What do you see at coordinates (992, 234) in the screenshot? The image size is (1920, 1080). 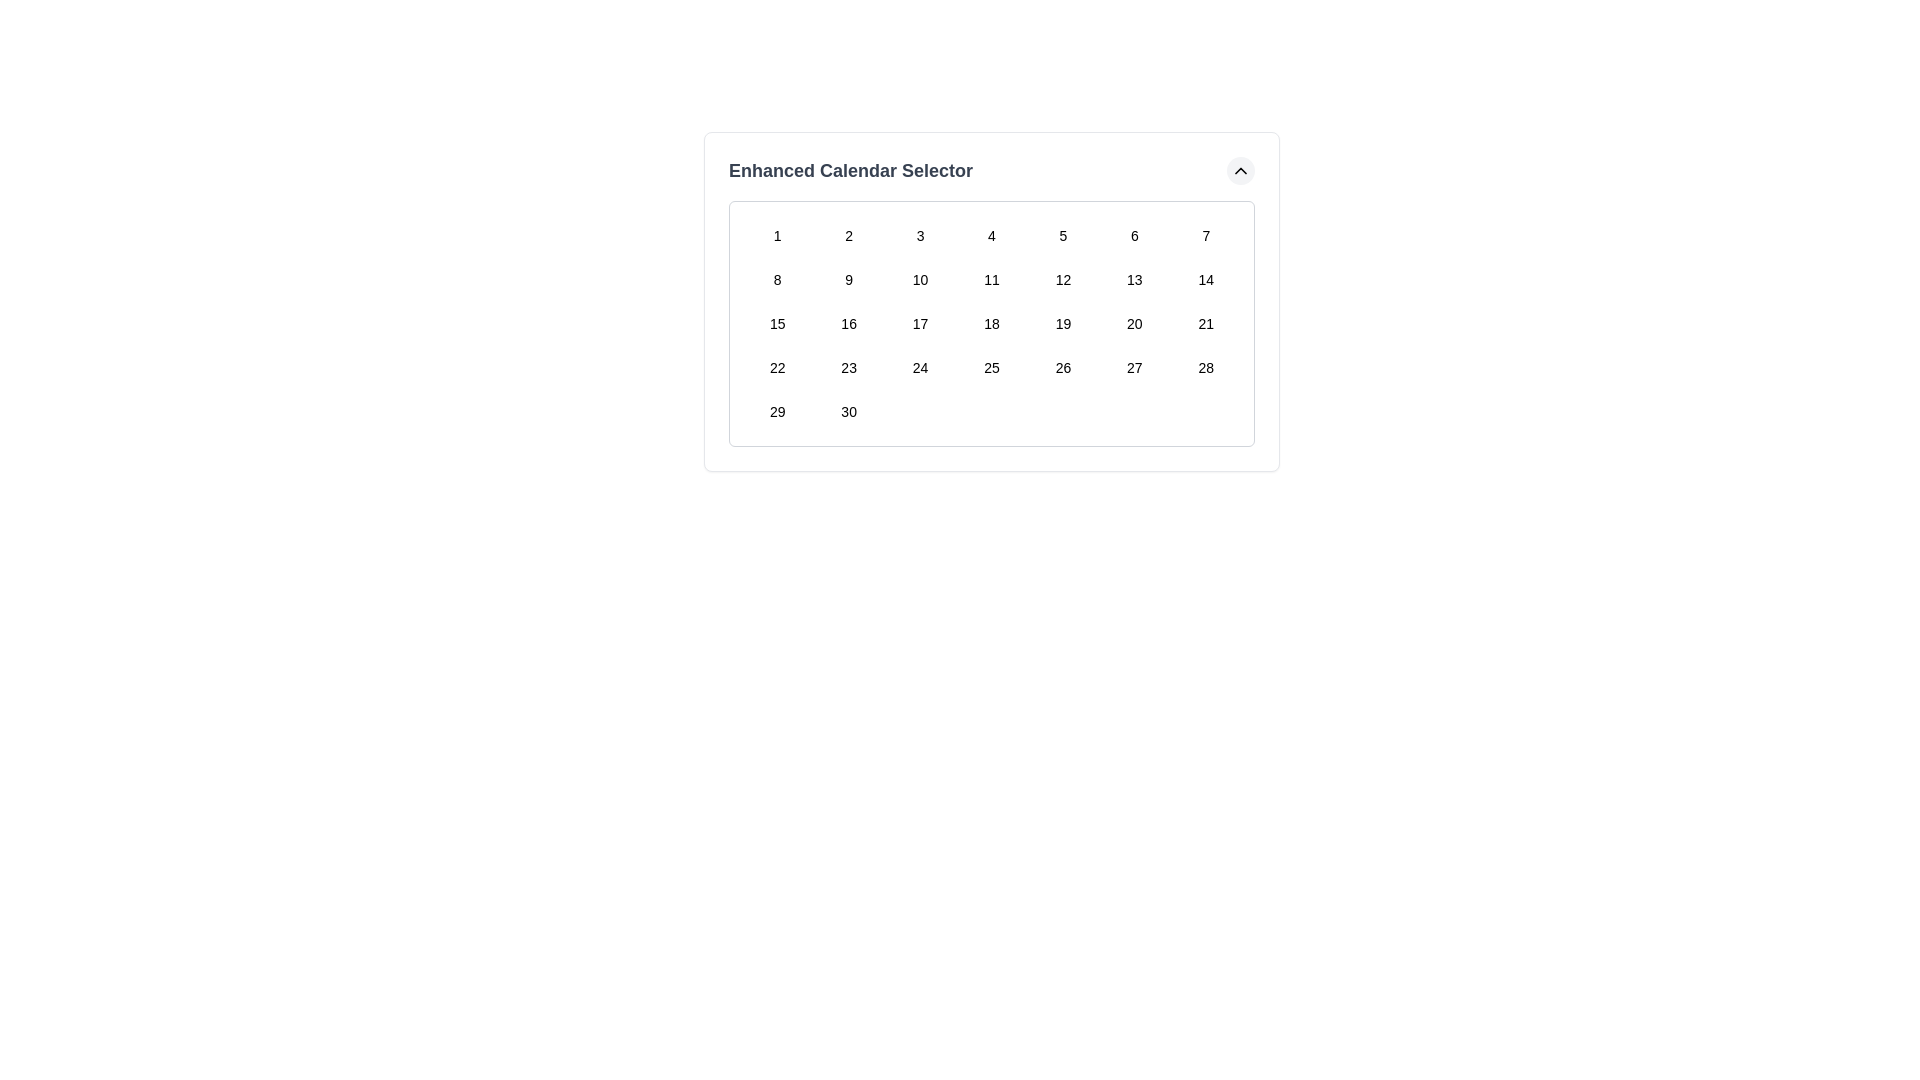 I see `the button displaying the number '4' in the calendar grid of the 'Enhanced Calendar Selector'` at bounding box center [992, 234].